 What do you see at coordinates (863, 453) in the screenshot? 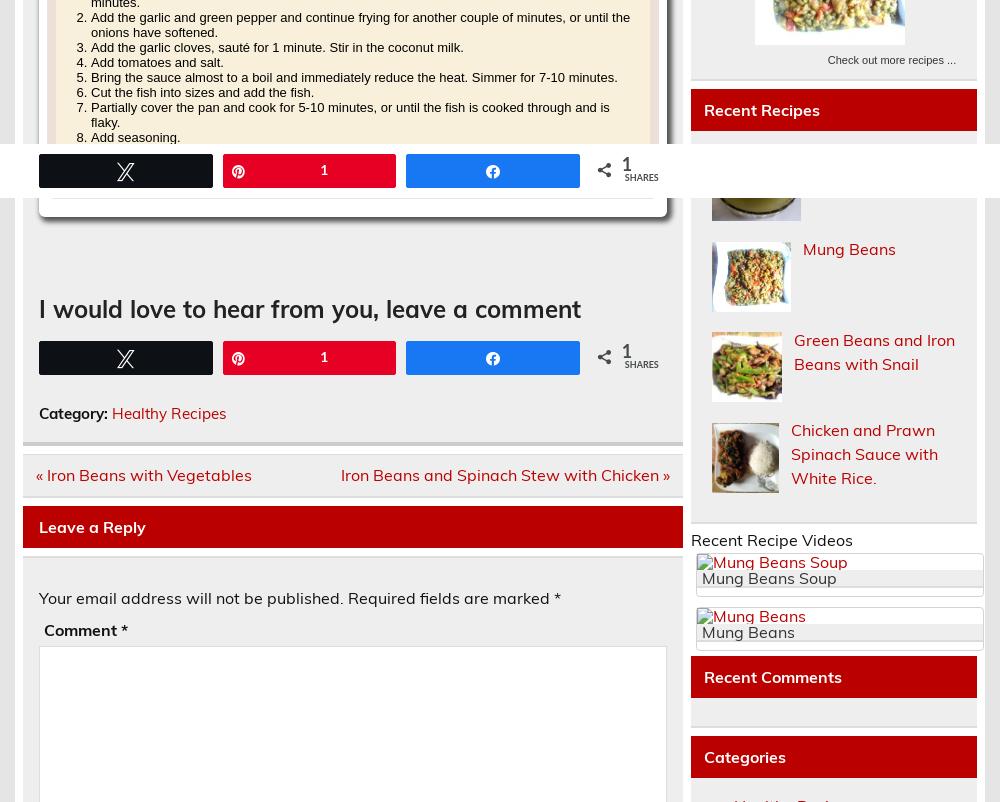
I see `'Chicken and Prawn Spinach Sauce with White Rice.'` at bounding box center [863, 453].